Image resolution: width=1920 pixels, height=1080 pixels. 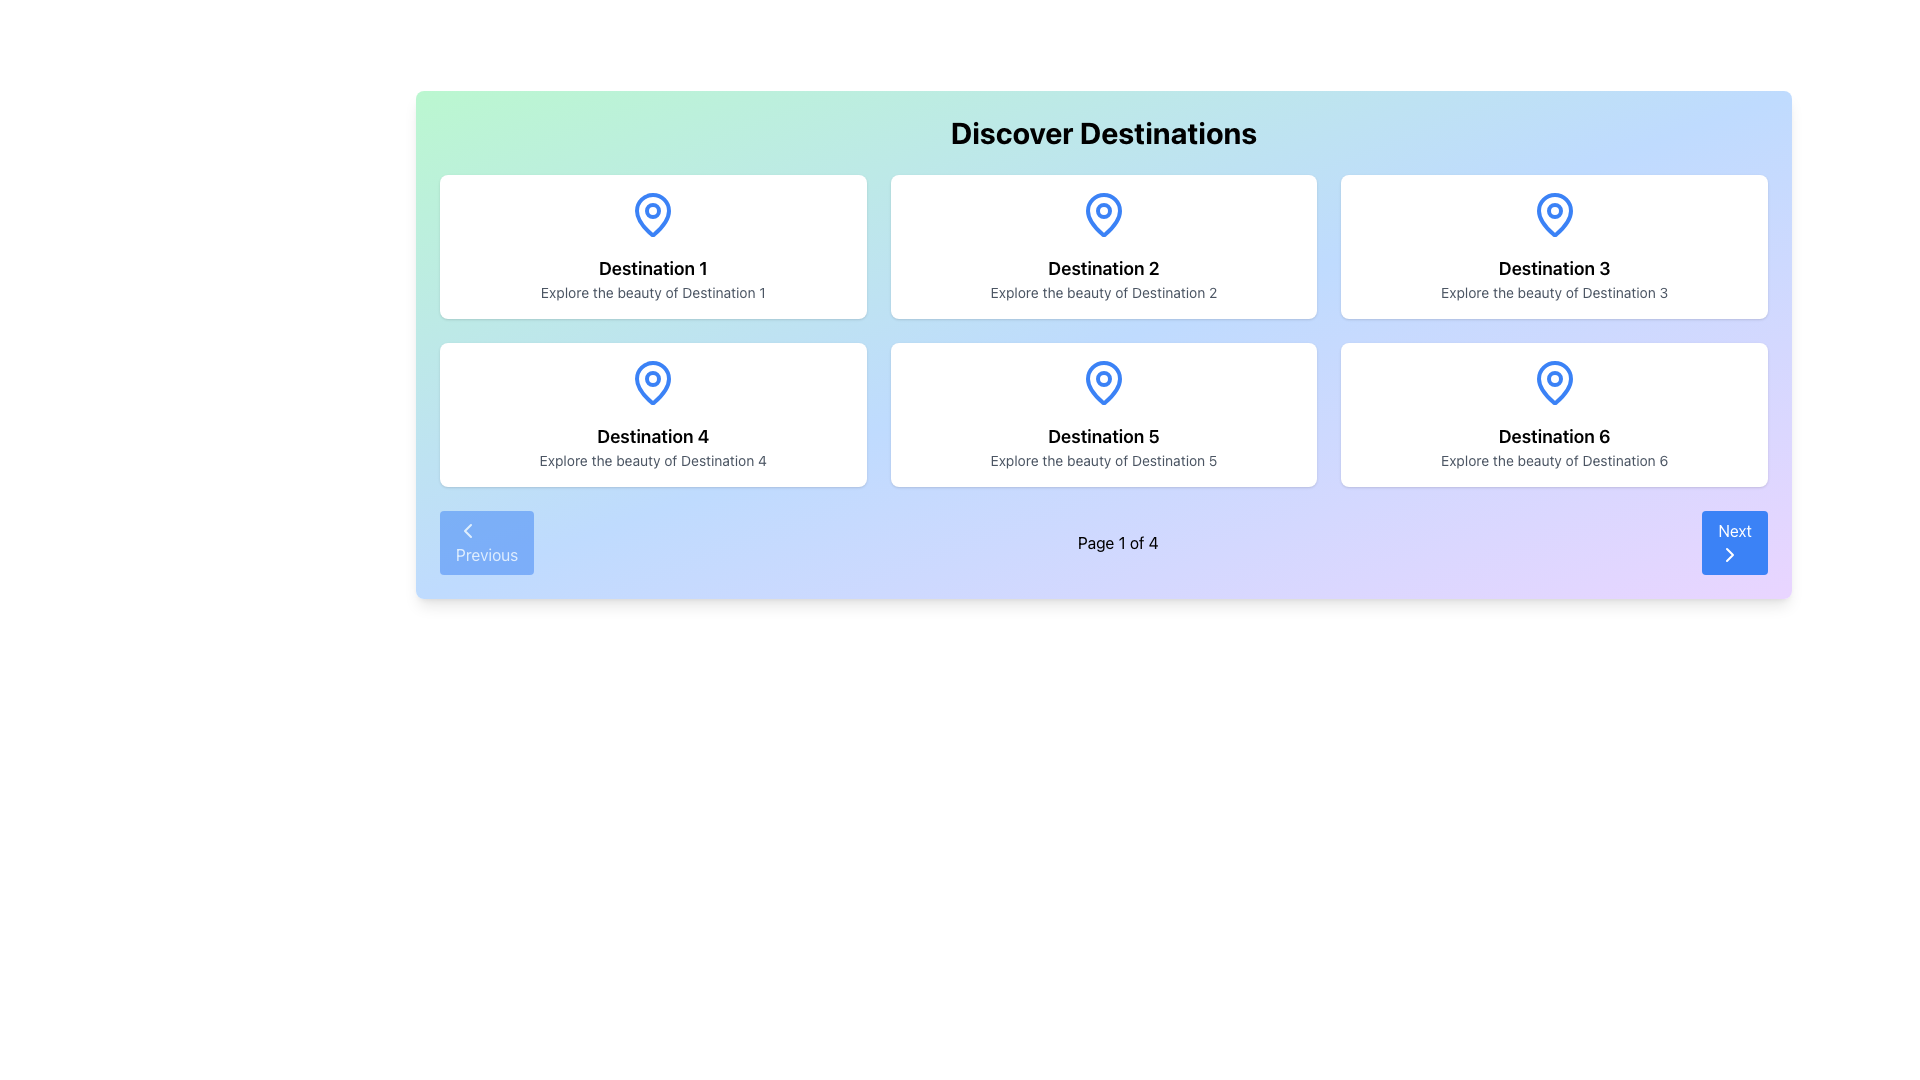 I want to click on the blue pin or location marker icon located above the 'Destination 2' text label in the second column of the first row of destination cards, so click(x=1103, y=215).